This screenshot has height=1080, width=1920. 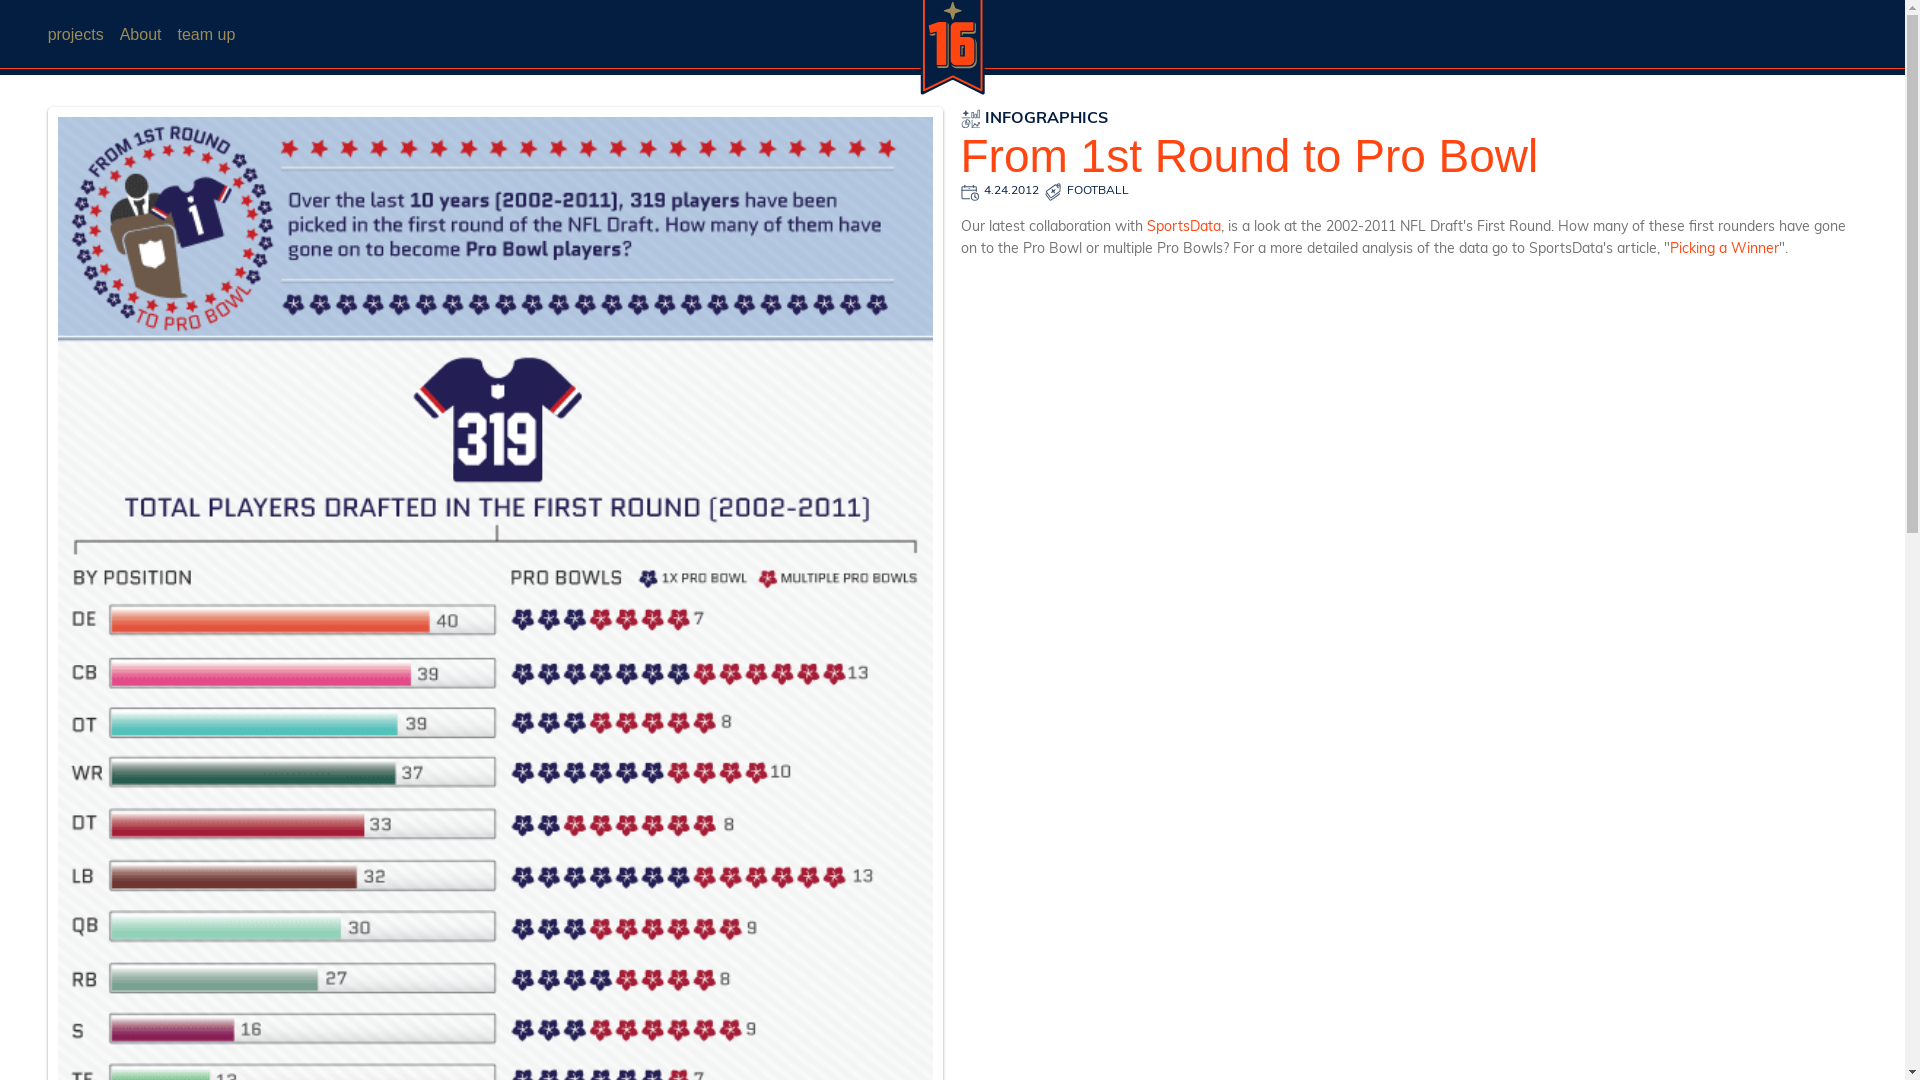 I want to click on 'FOOTBALL', so click(x=1060, y=191).